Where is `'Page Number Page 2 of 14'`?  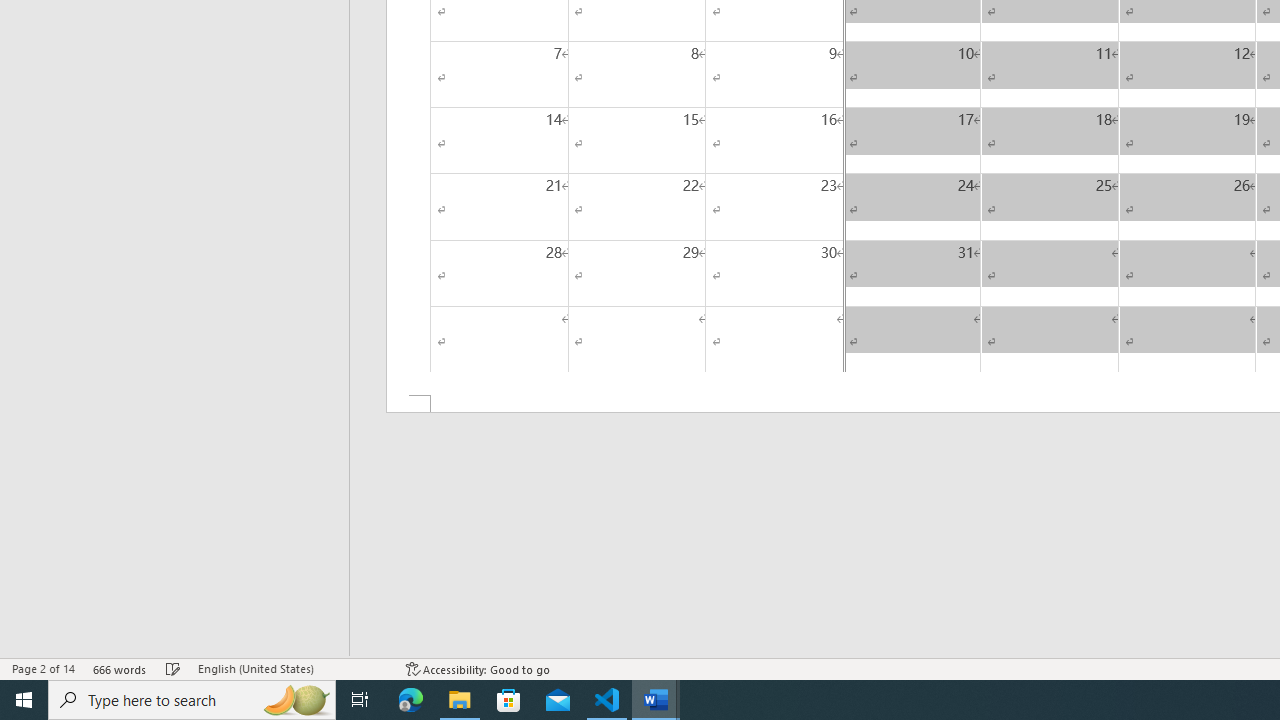 'Page Number Page 2 of 14' is located at coordinates (43, 669).